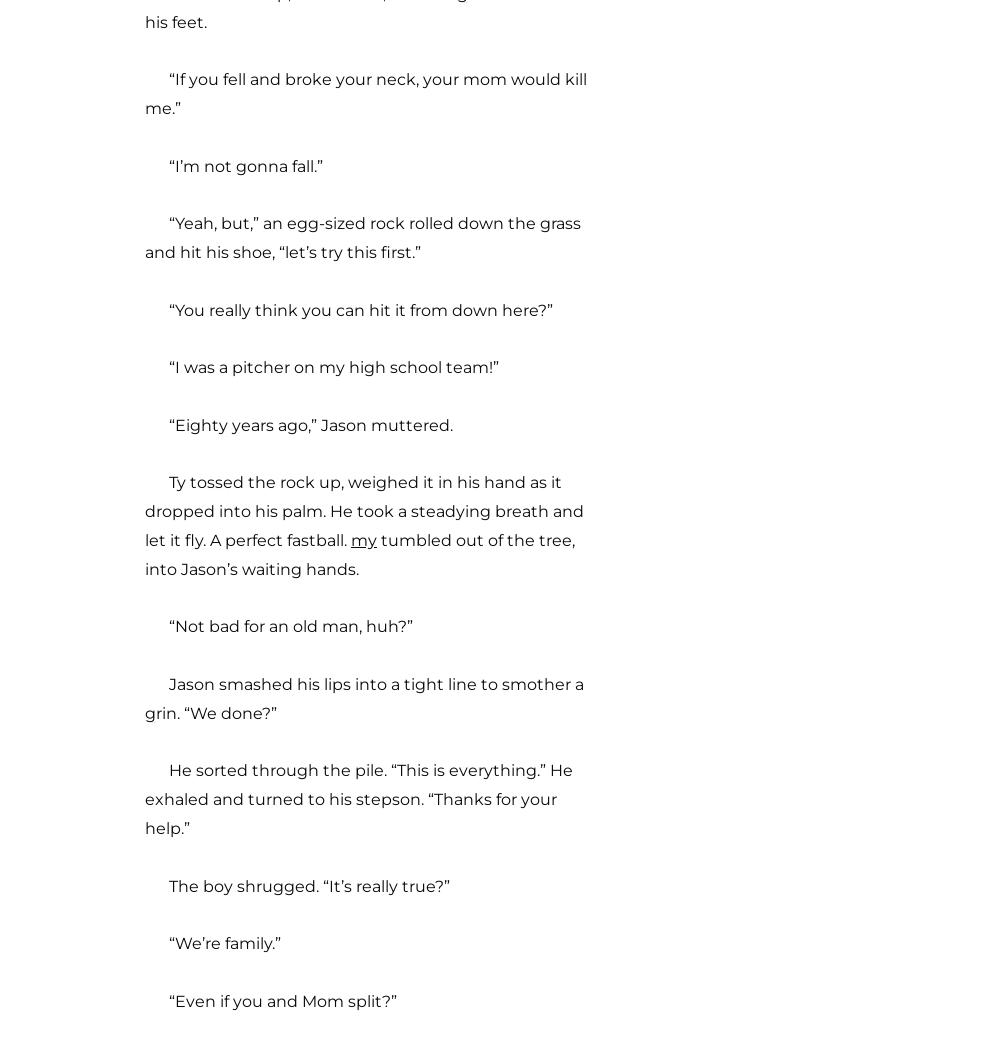 This screenshot has width=1000, height=1041. I want to click on 'Ty tossed the rock up, weighed it in his hand as it dropped into his palm. He took a steadying breath and let it fly. A perfect fastball.', so click(363, 510).